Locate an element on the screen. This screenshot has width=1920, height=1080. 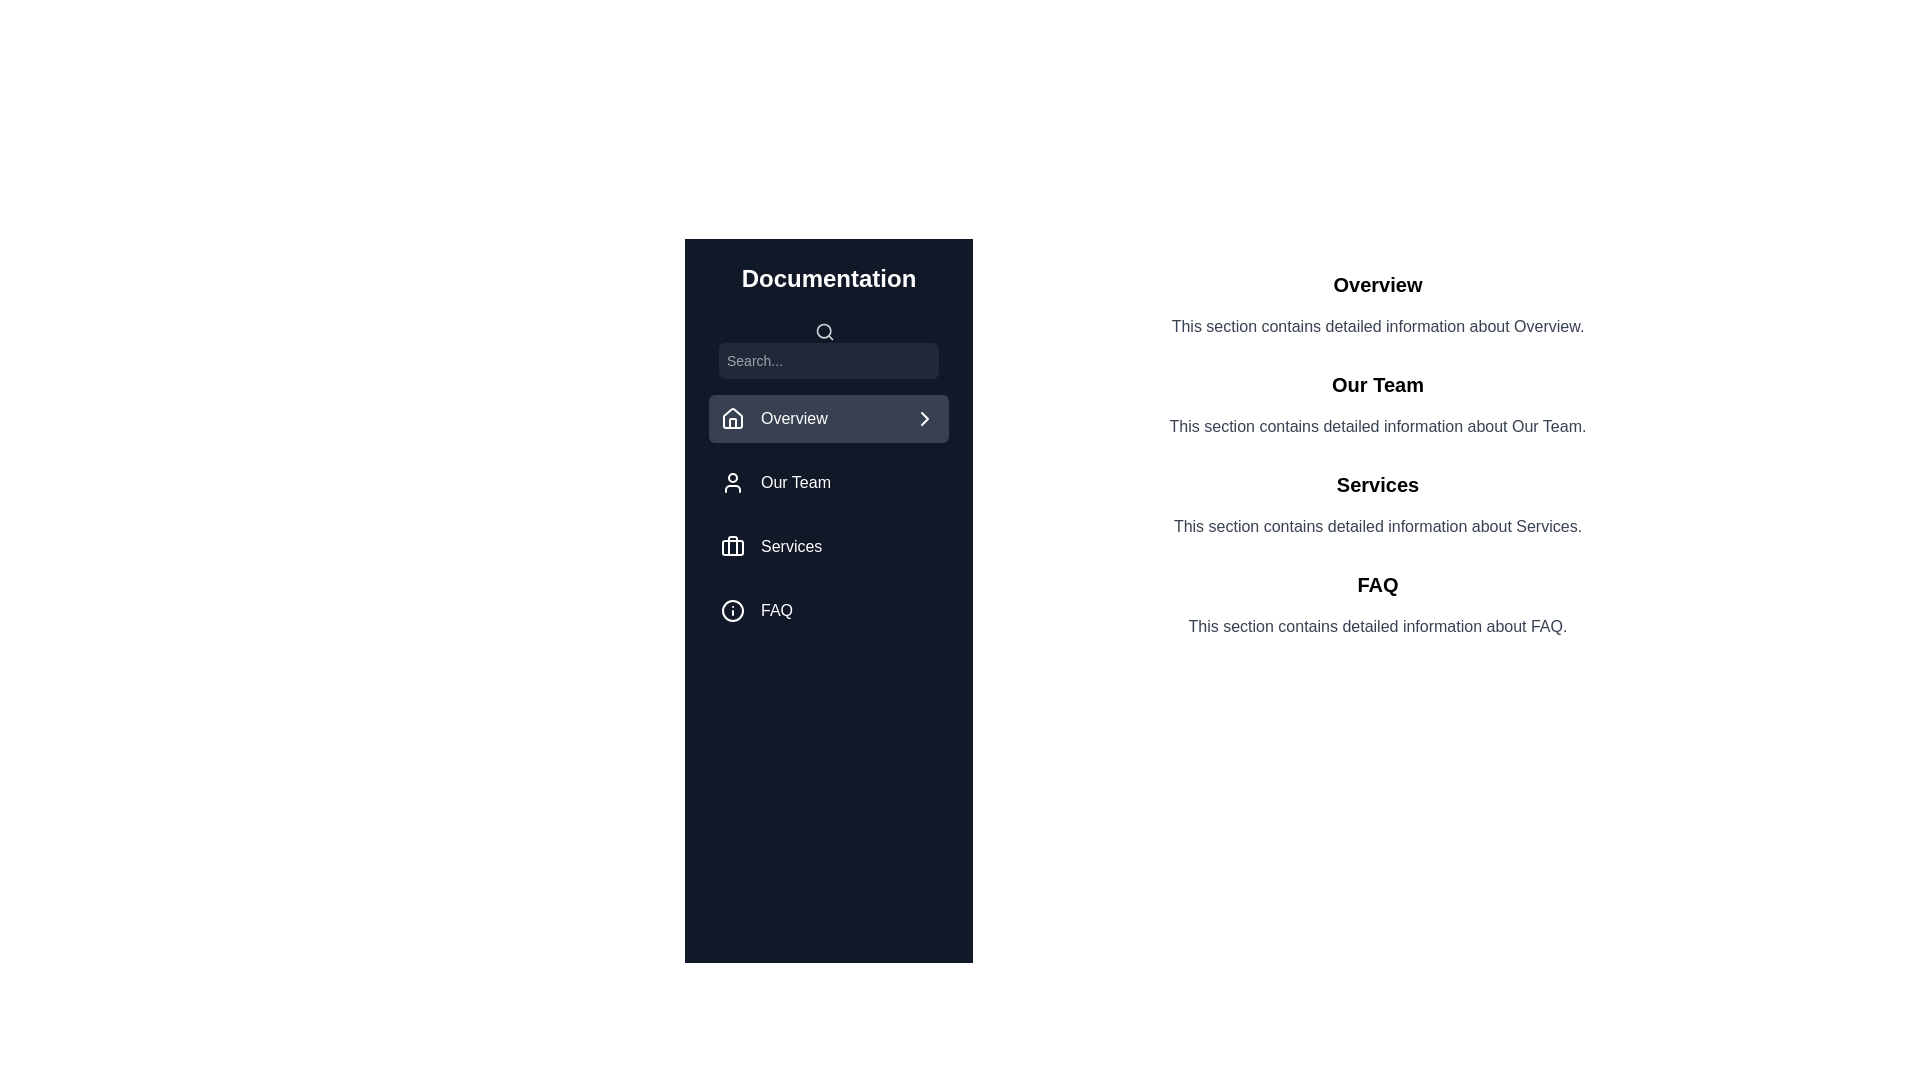
descriptive text element located beneath the 'FAQ' heading in the middle-right section of the interface is located at coordinates (1376, 626).